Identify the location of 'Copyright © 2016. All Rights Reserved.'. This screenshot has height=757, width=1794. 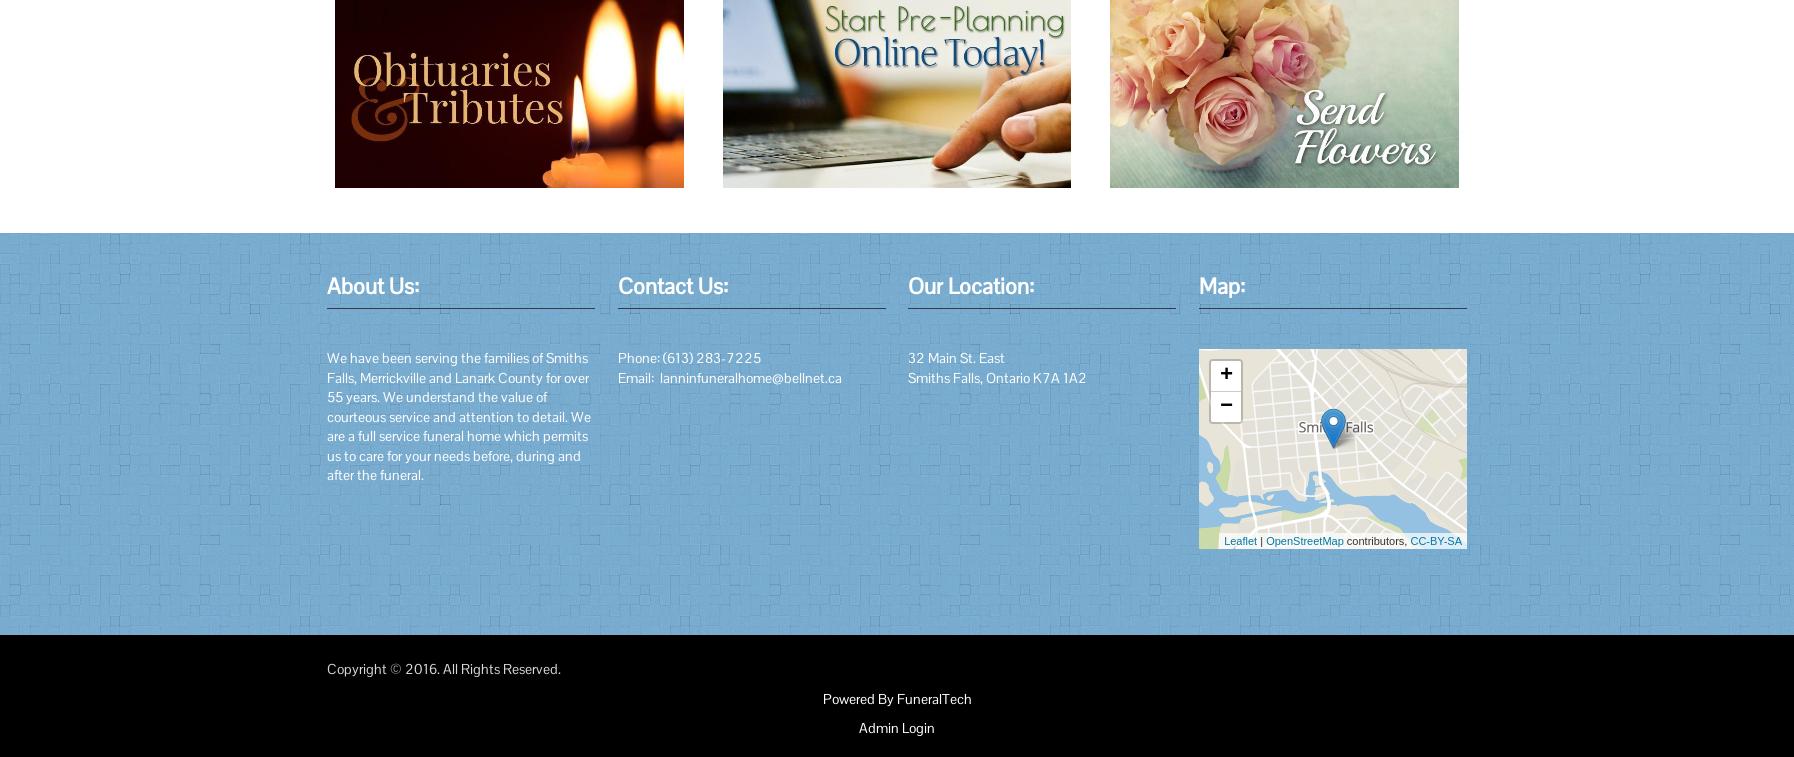
(443, 667).